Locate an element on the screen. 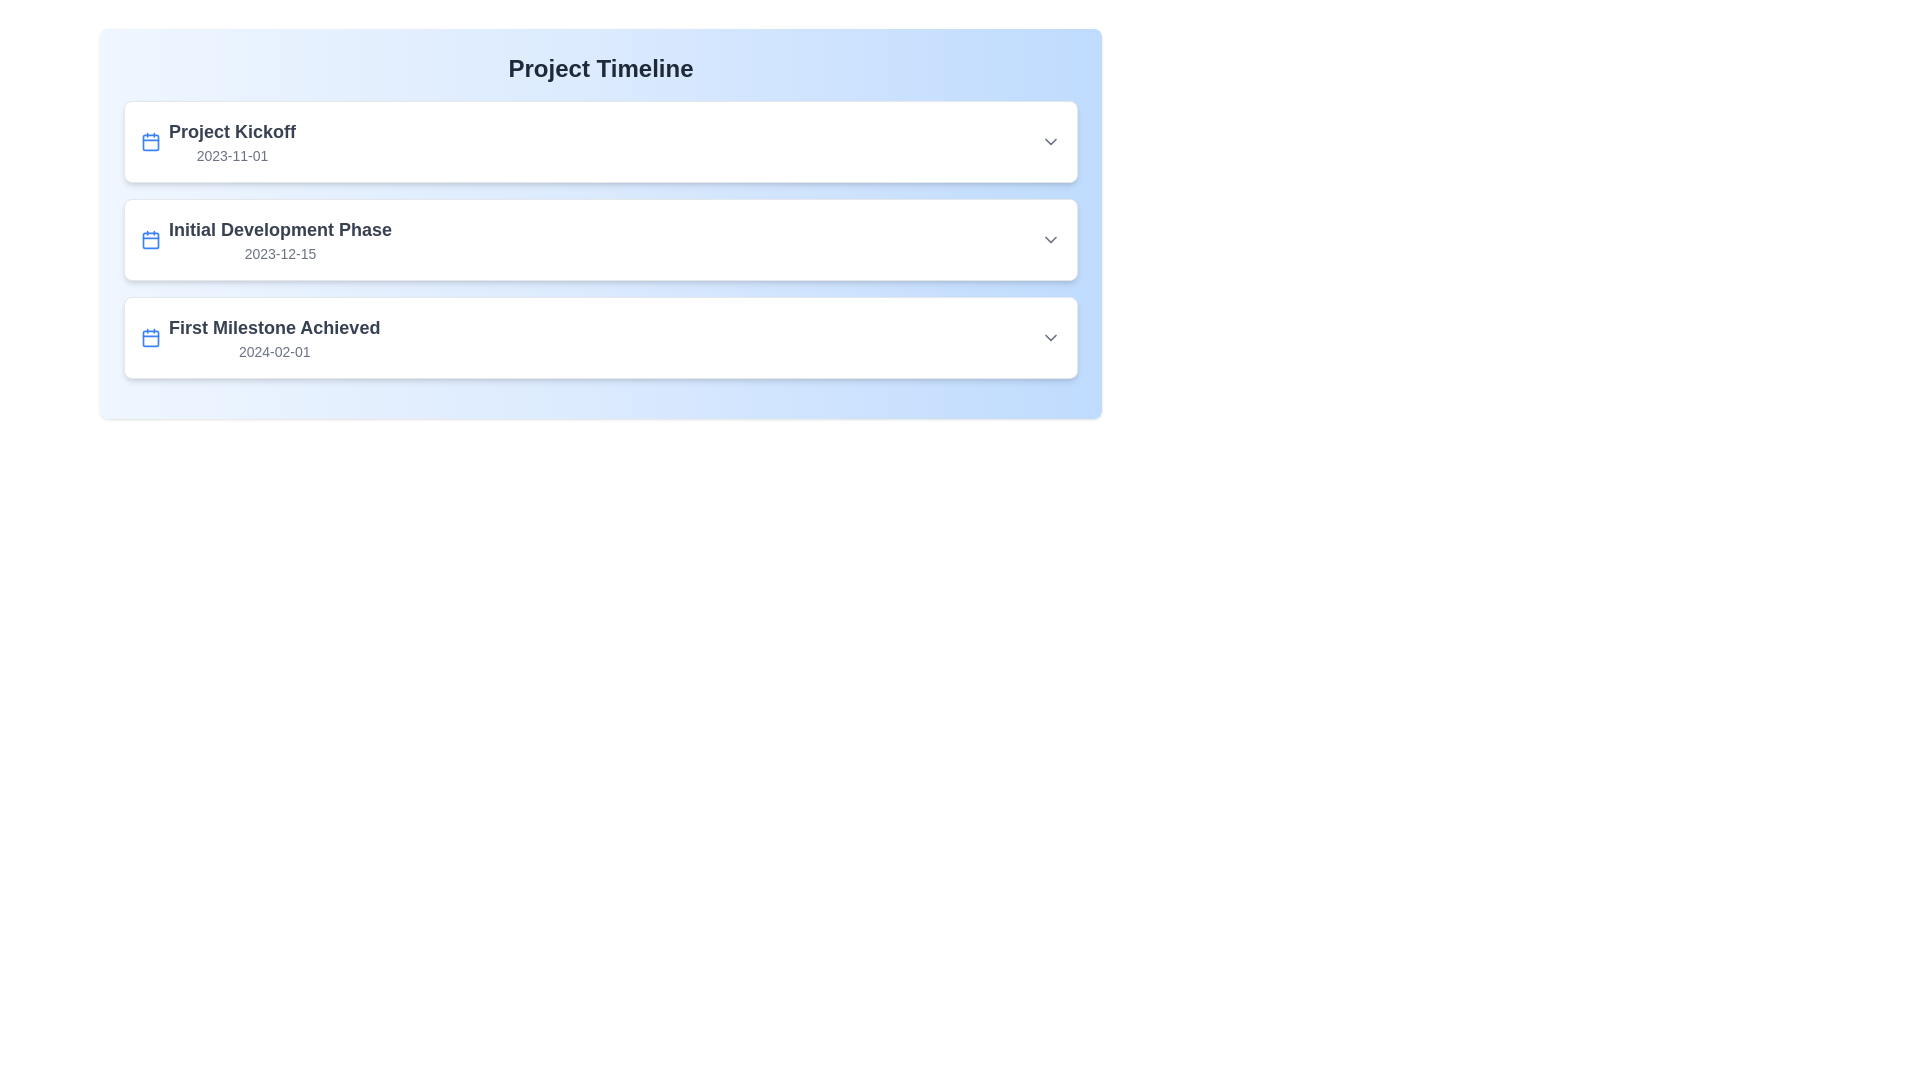 The width and height of the screenshot is (1920, 1080). the first list item displaying milestone or event information, which includes a calendar icon is located at coordinates (217, 141).